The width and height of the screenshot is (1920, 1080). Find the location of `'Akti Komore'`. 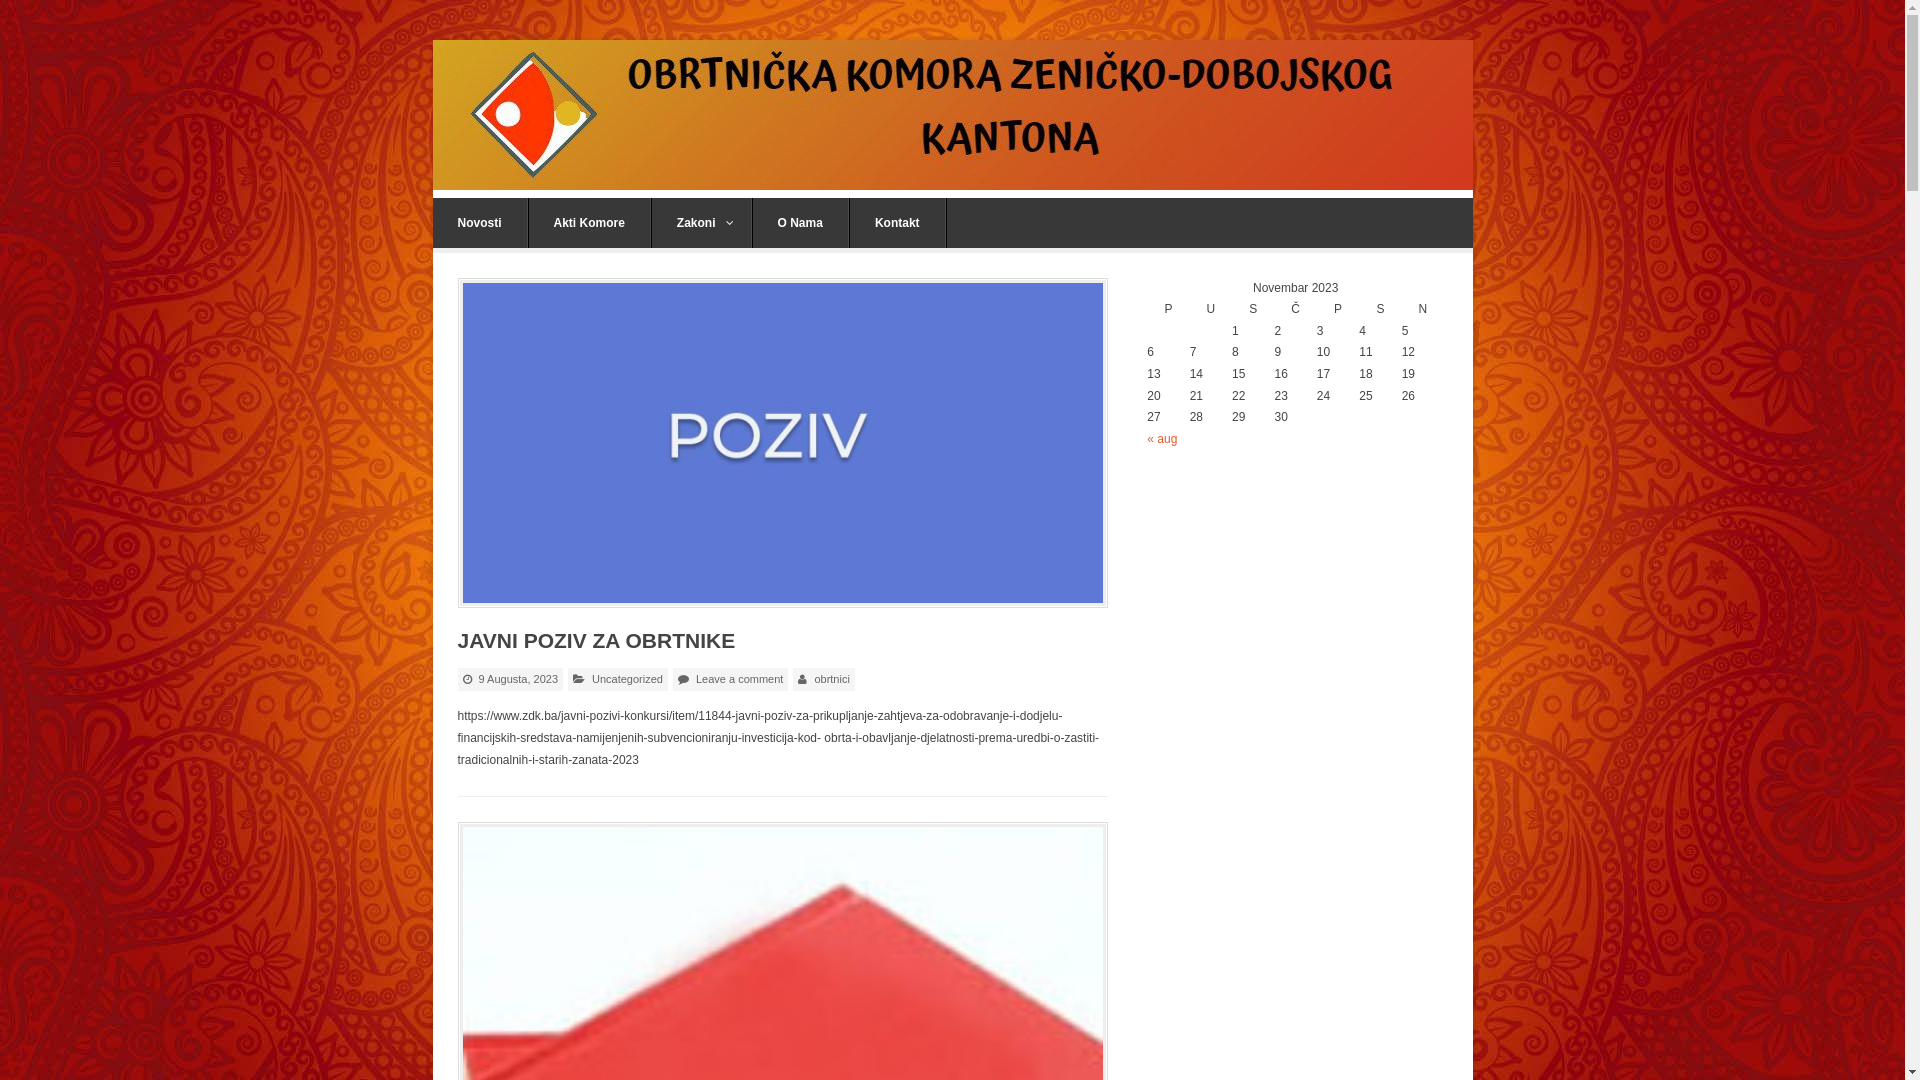

'Akti Komore' is located at coordinates (588, 223).